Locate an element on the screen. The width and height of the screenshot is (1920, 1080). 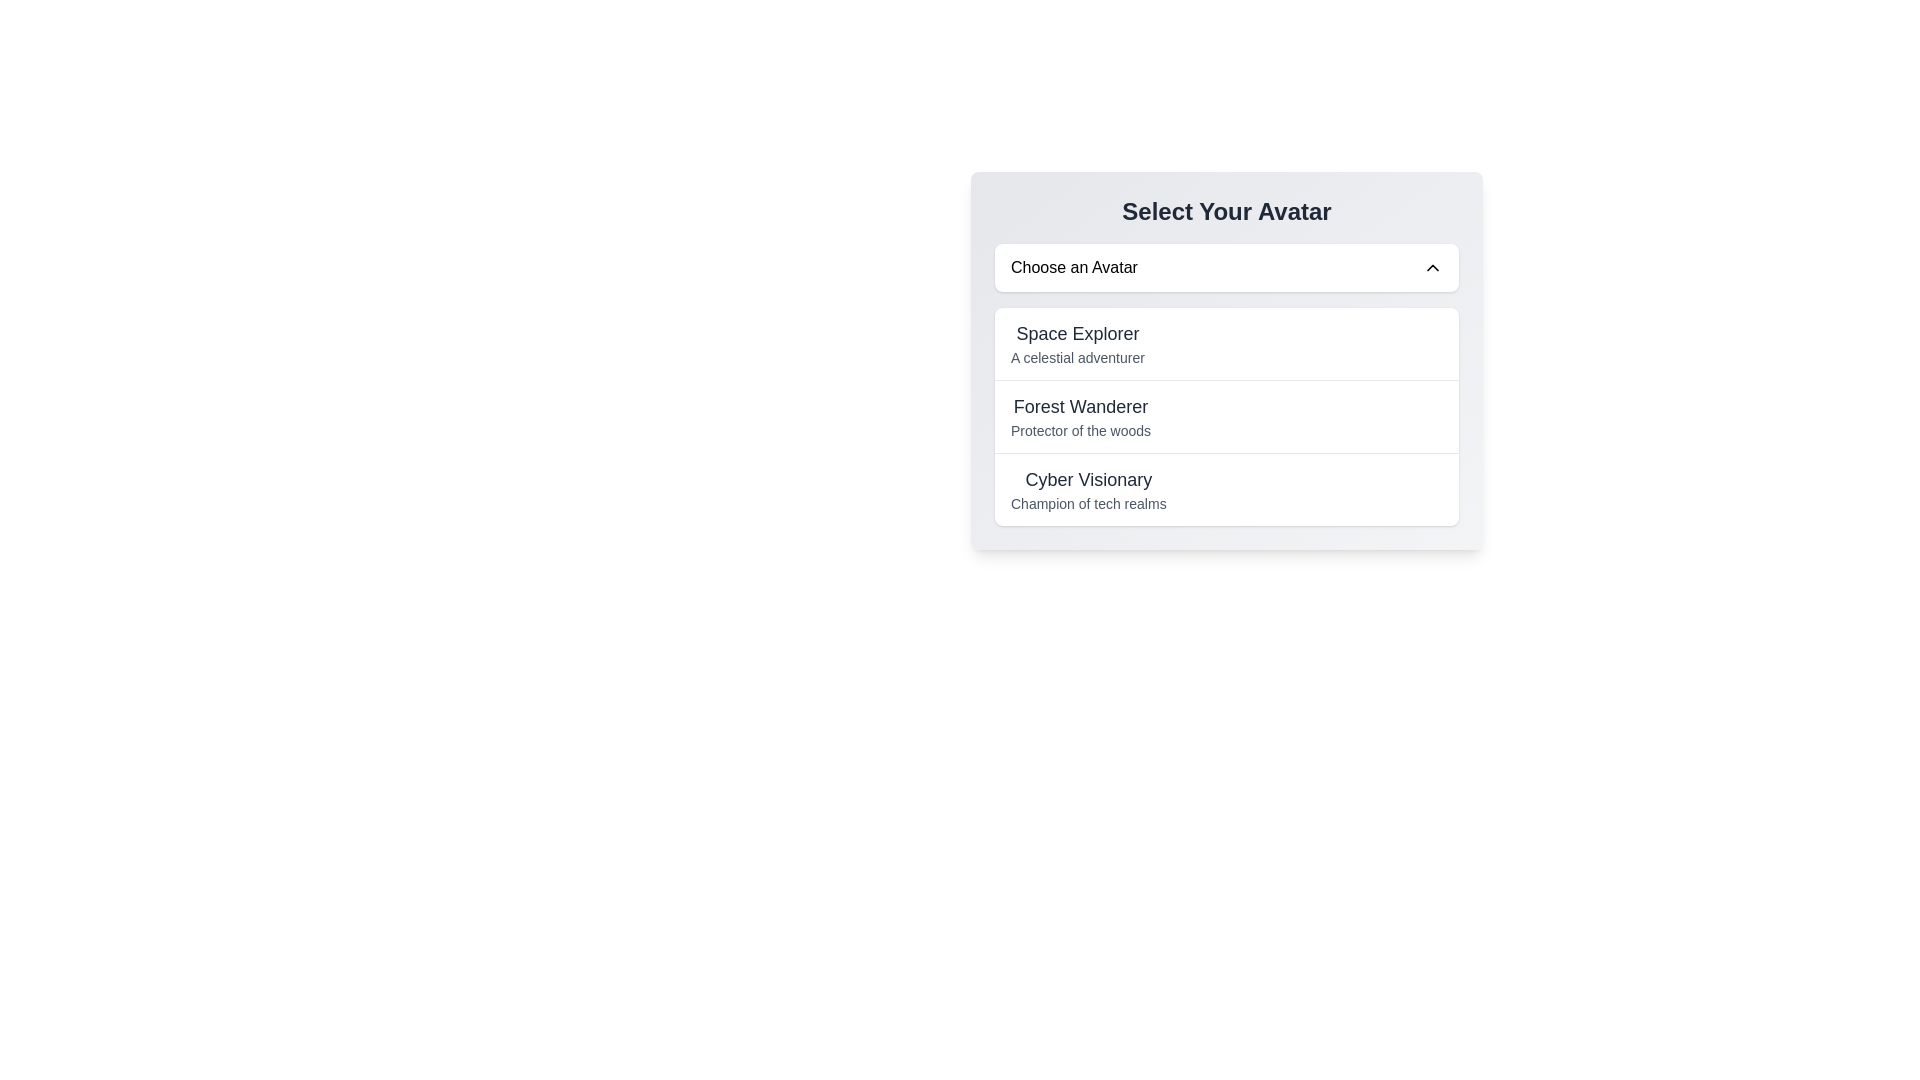
the third selectable item in the list that represents the 'Cyber Visionary' avatar is located at coordinates (1226, 489).